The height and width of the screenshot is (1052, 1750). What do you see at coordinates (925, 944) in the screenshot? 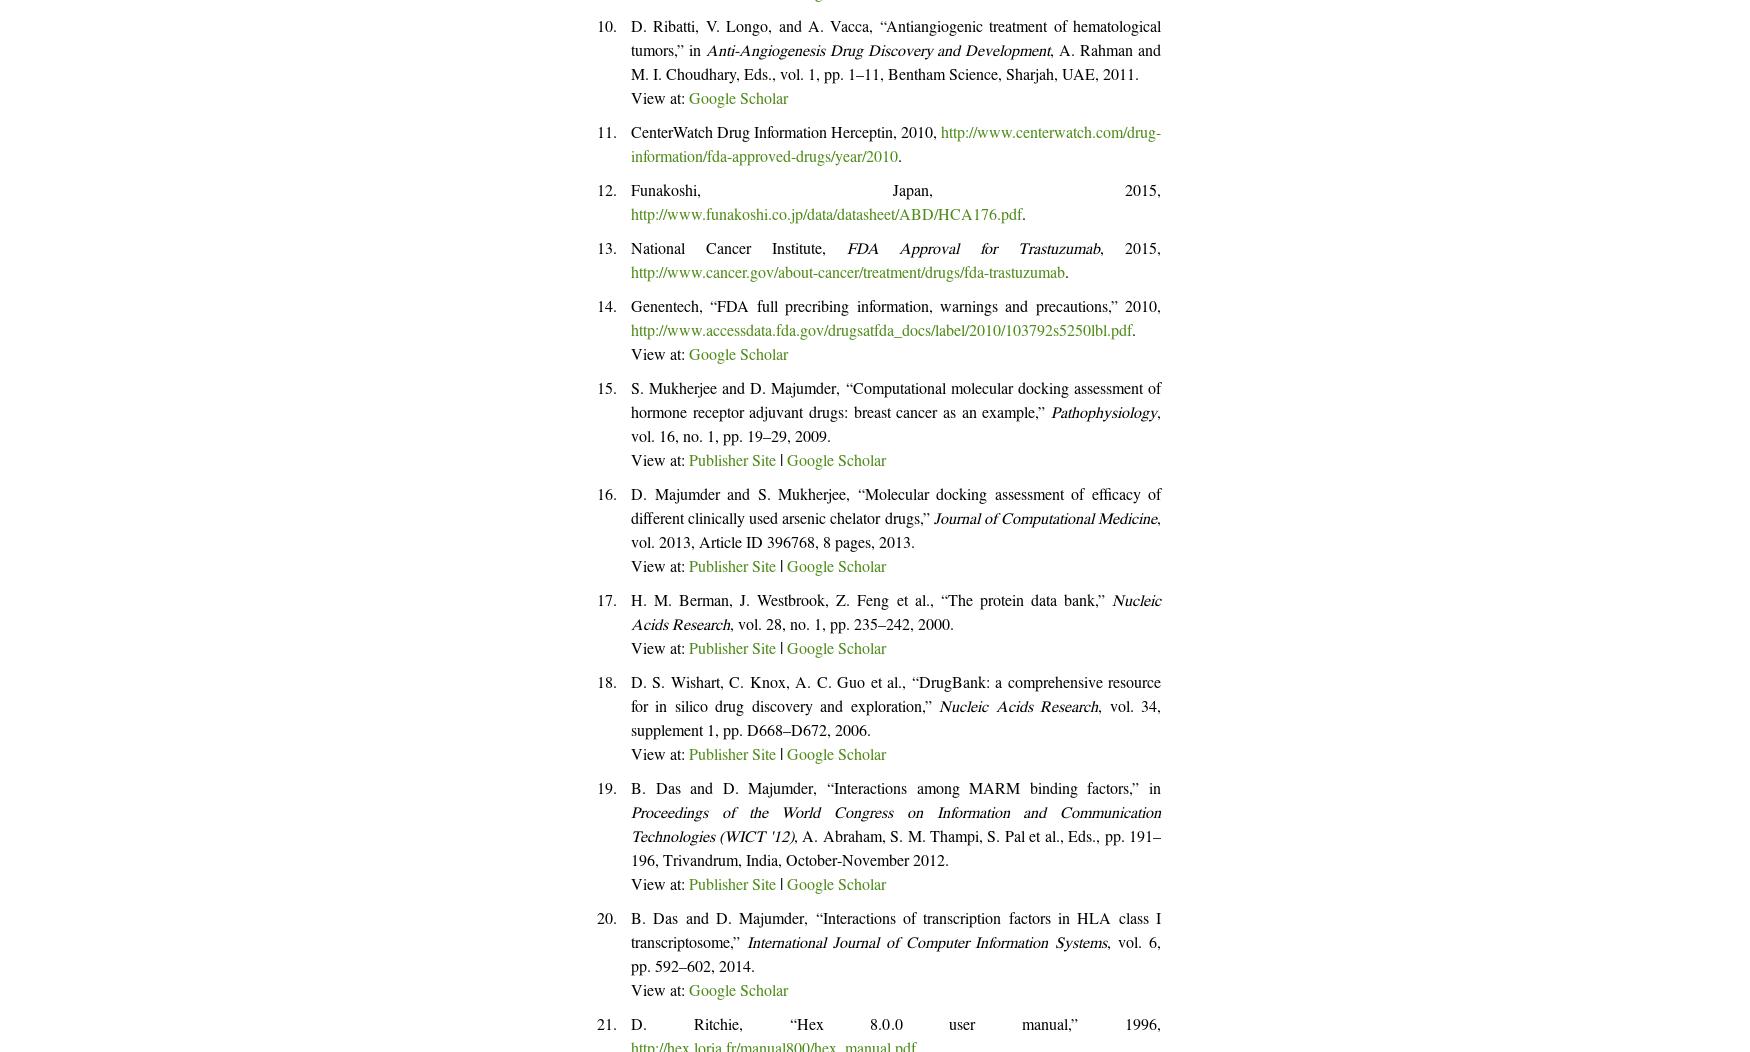
I see `'International Journal of Computer Information Systems'` at bounding box center [925, 944].